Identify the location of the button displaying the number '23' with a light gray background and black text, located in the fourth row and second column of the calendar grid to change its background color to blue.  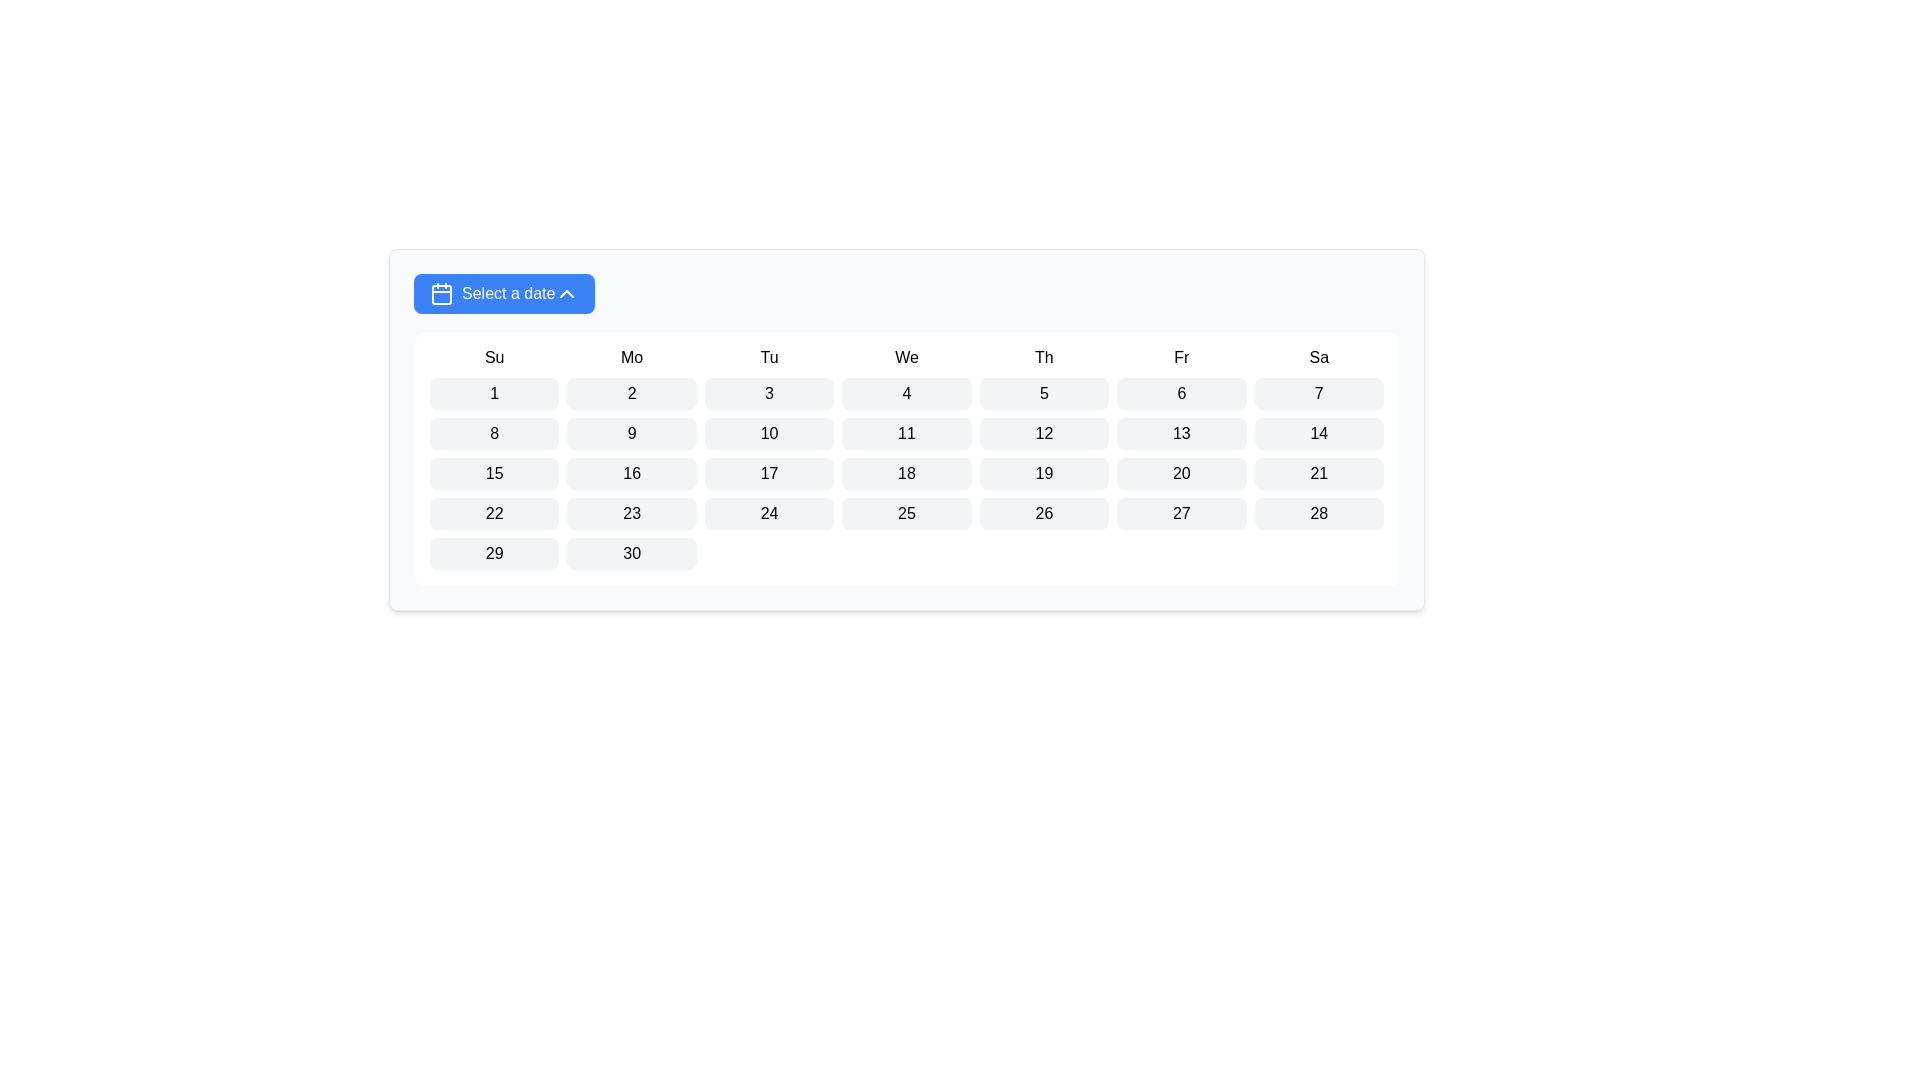
(631, 512).